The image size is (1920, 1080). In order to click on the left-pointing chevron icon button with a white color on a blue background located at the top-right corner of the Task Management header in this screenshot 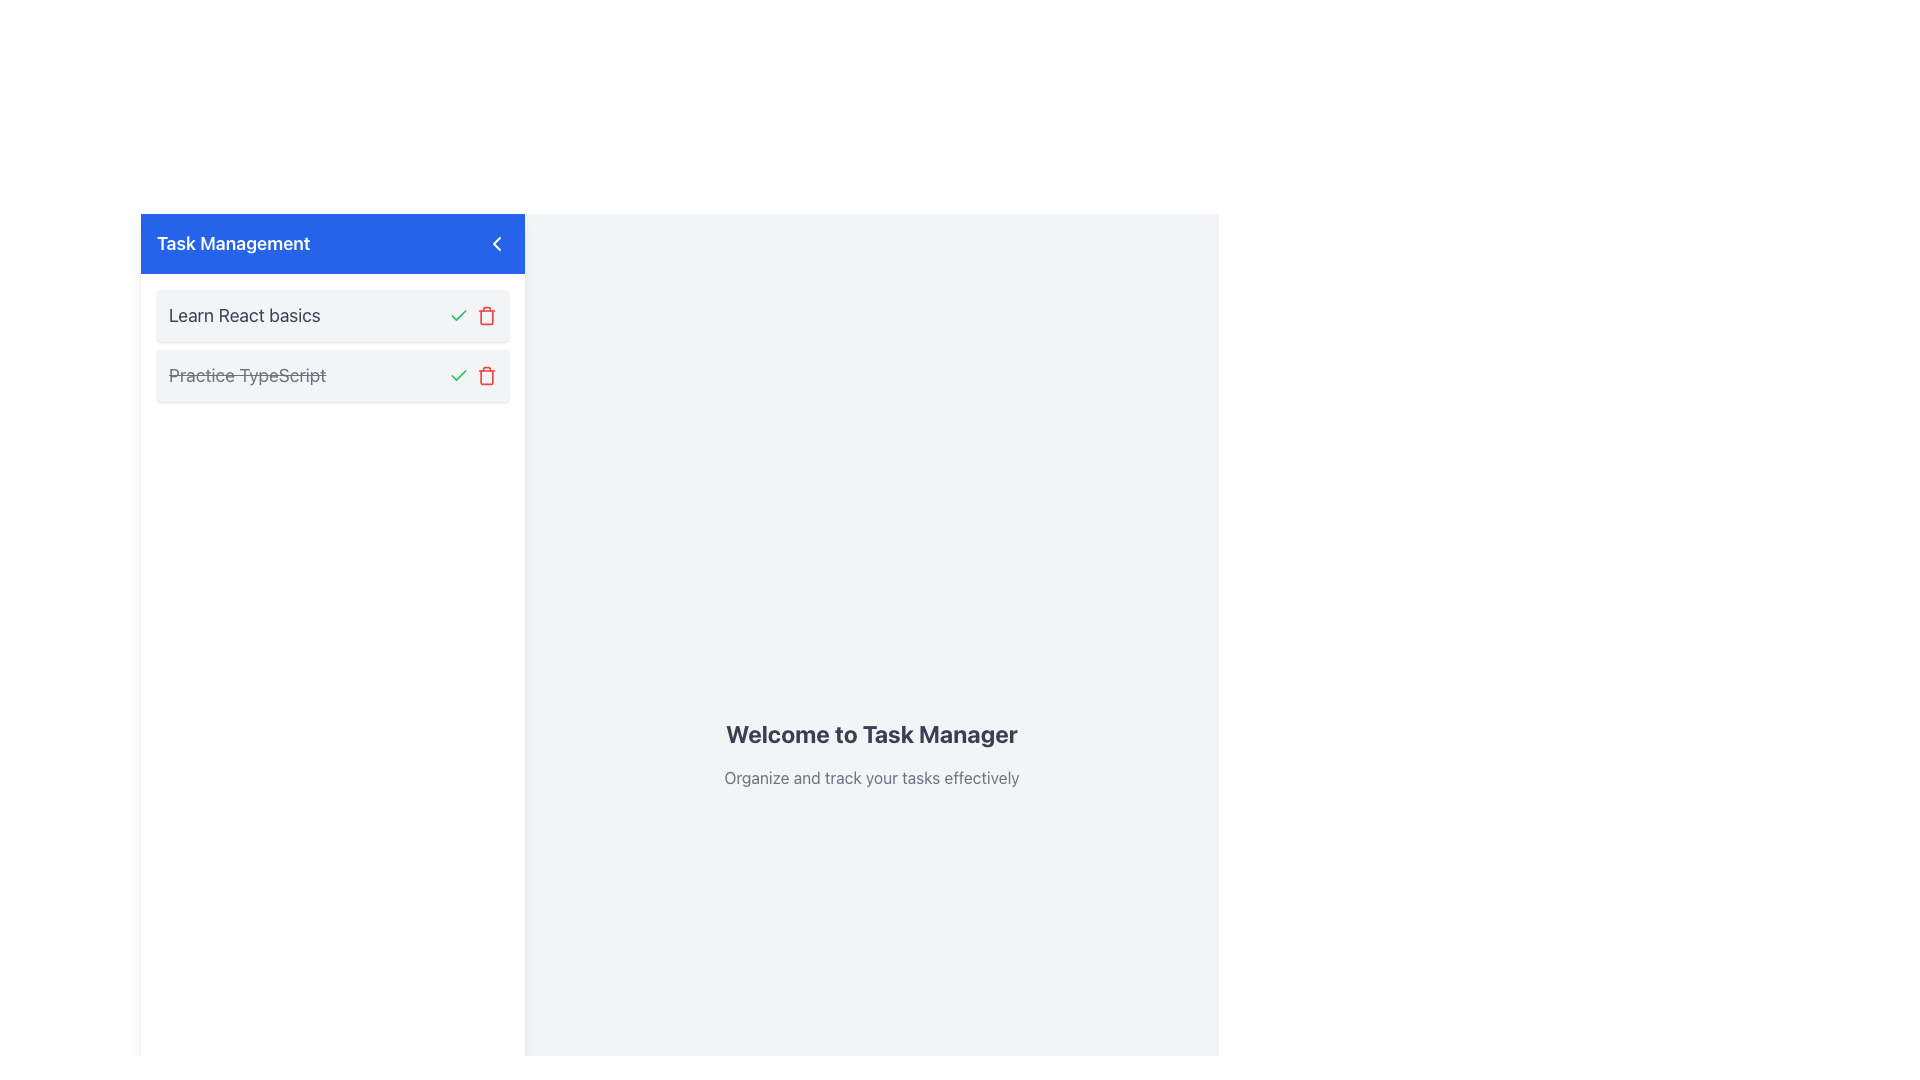, I will do `click(497, 242)`.